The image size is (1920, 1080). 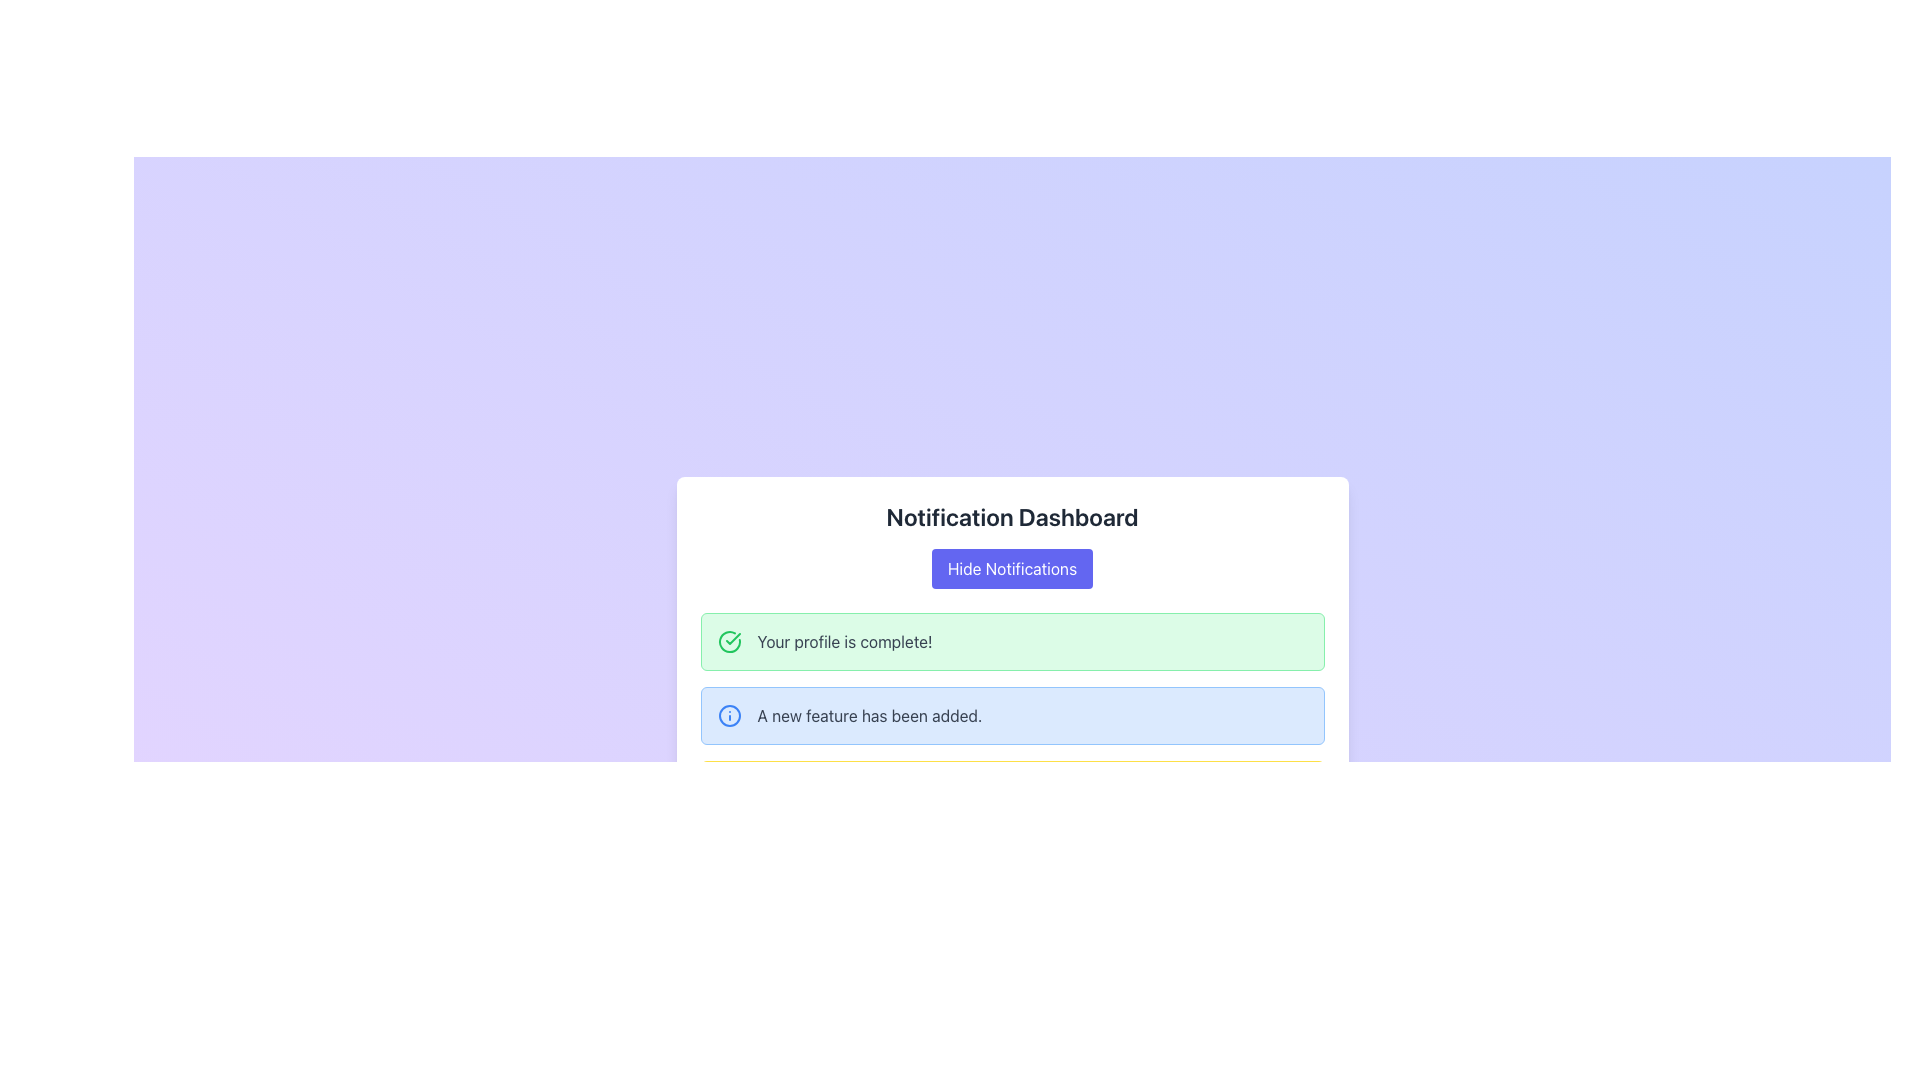 What do you see at coordinates (1012, 515) in the screenshot?
I see `text header labeled 'Notification Dashboard', which is in bold, large dark gray font and centered above the content area` at bounding box center [1012, 515].